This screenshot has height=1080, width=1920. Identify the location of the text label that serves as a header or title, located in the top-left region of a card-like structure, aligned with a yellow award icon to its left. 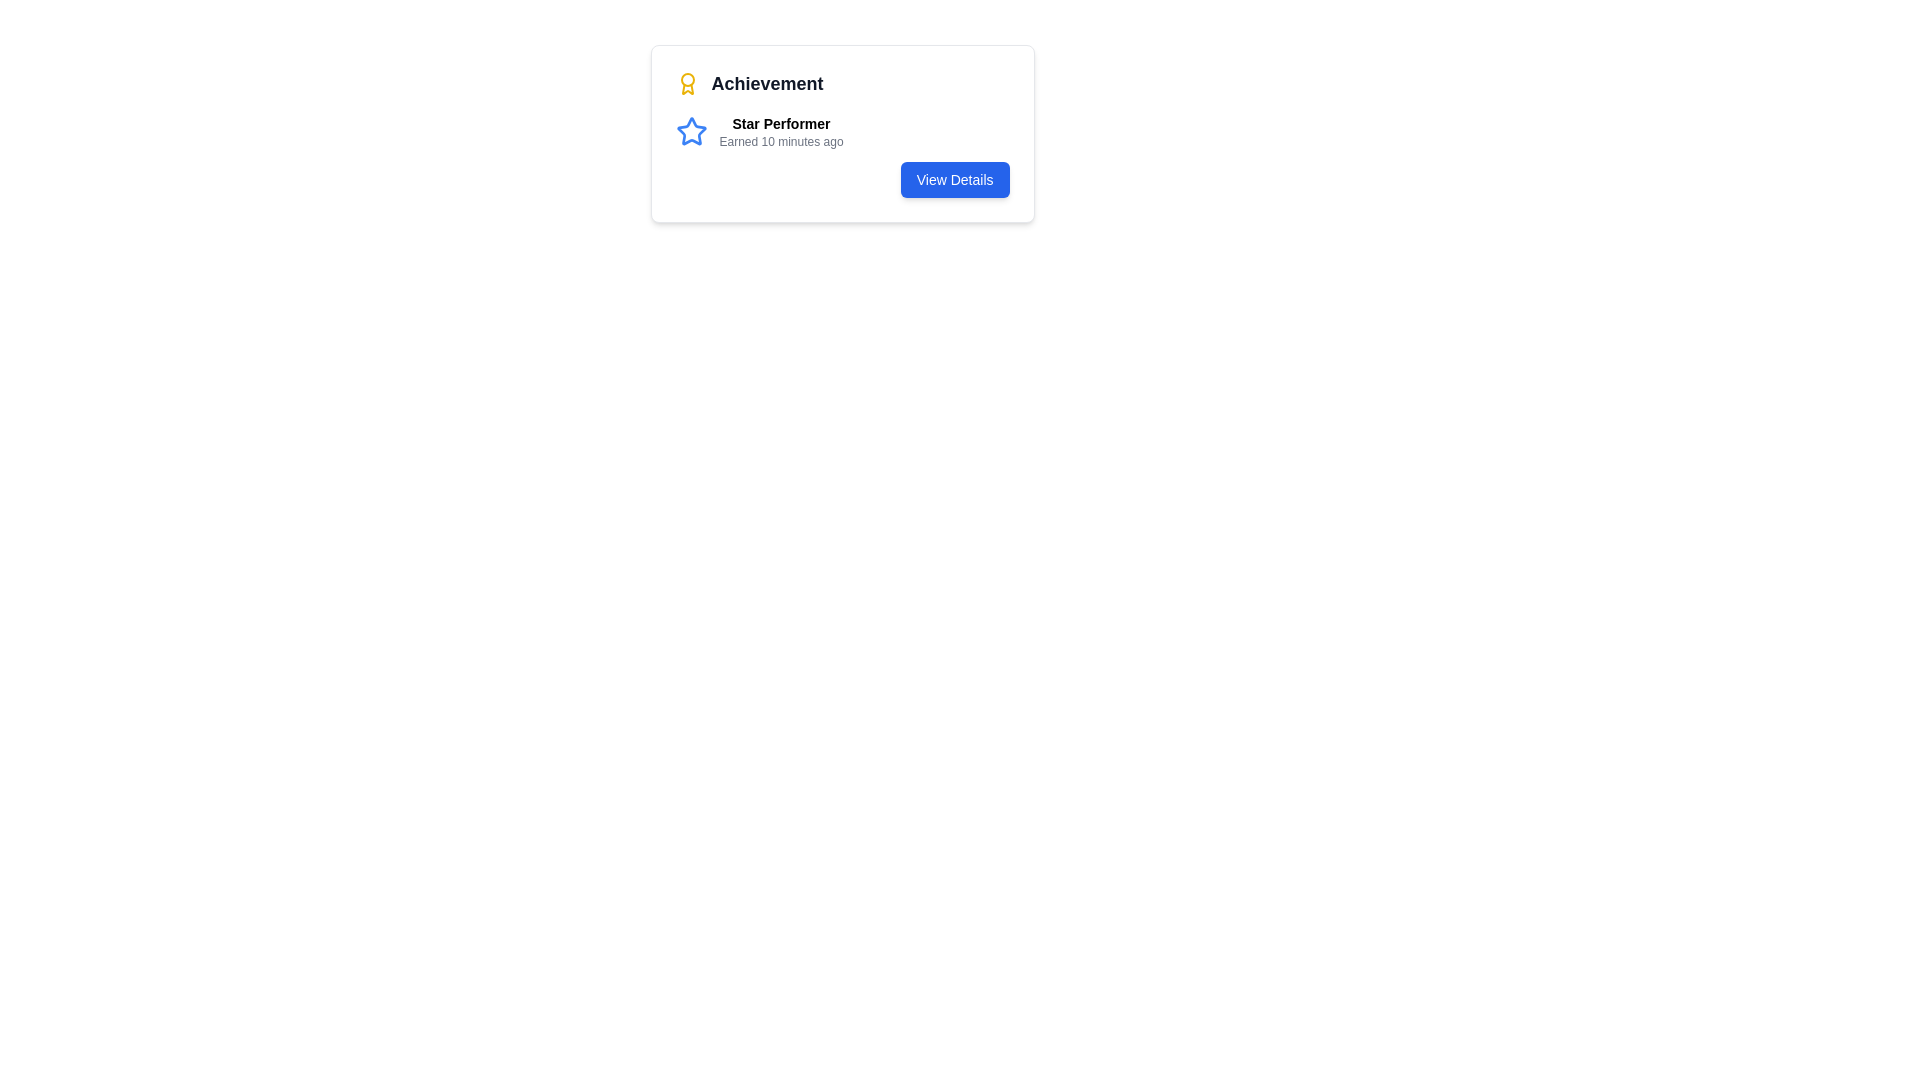
(766, 83).